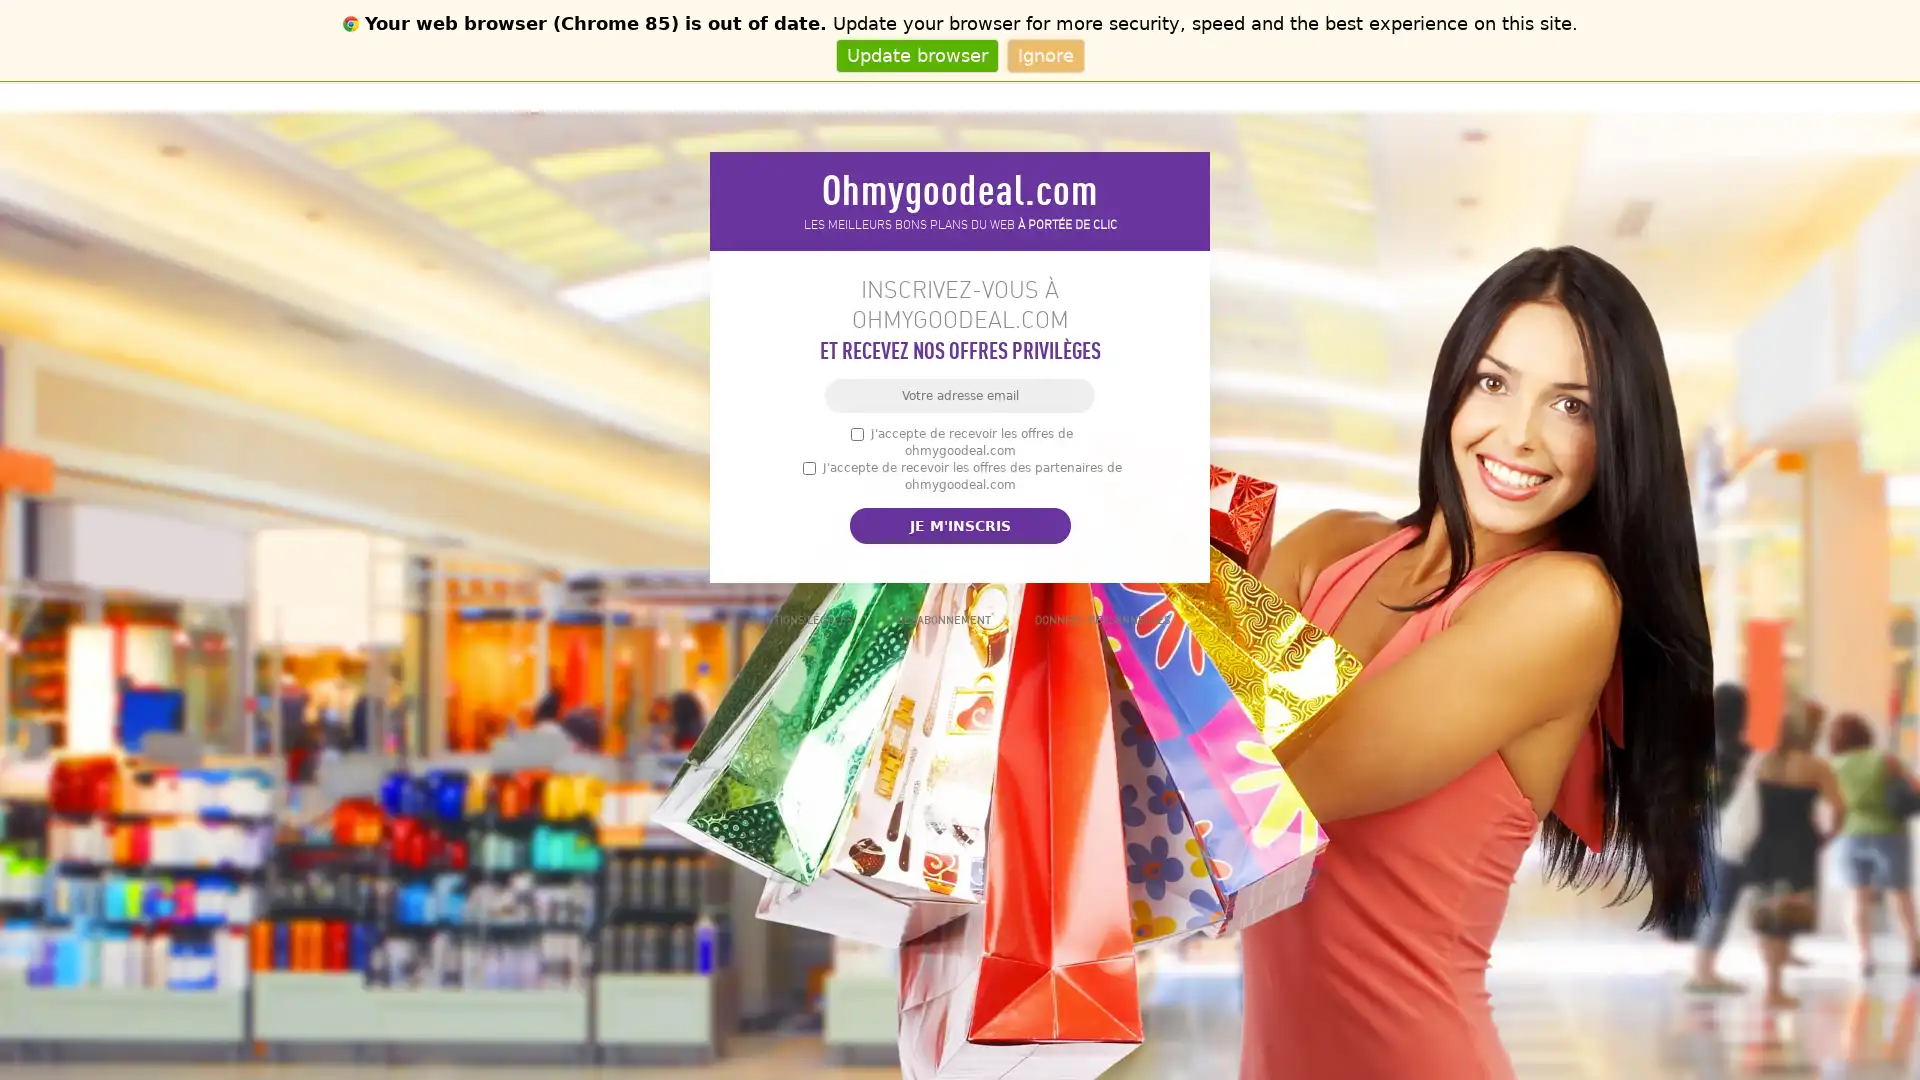  Describe the element at coordinates (958, 524) in the screenshot. I see `Je m'inscris` at that location.